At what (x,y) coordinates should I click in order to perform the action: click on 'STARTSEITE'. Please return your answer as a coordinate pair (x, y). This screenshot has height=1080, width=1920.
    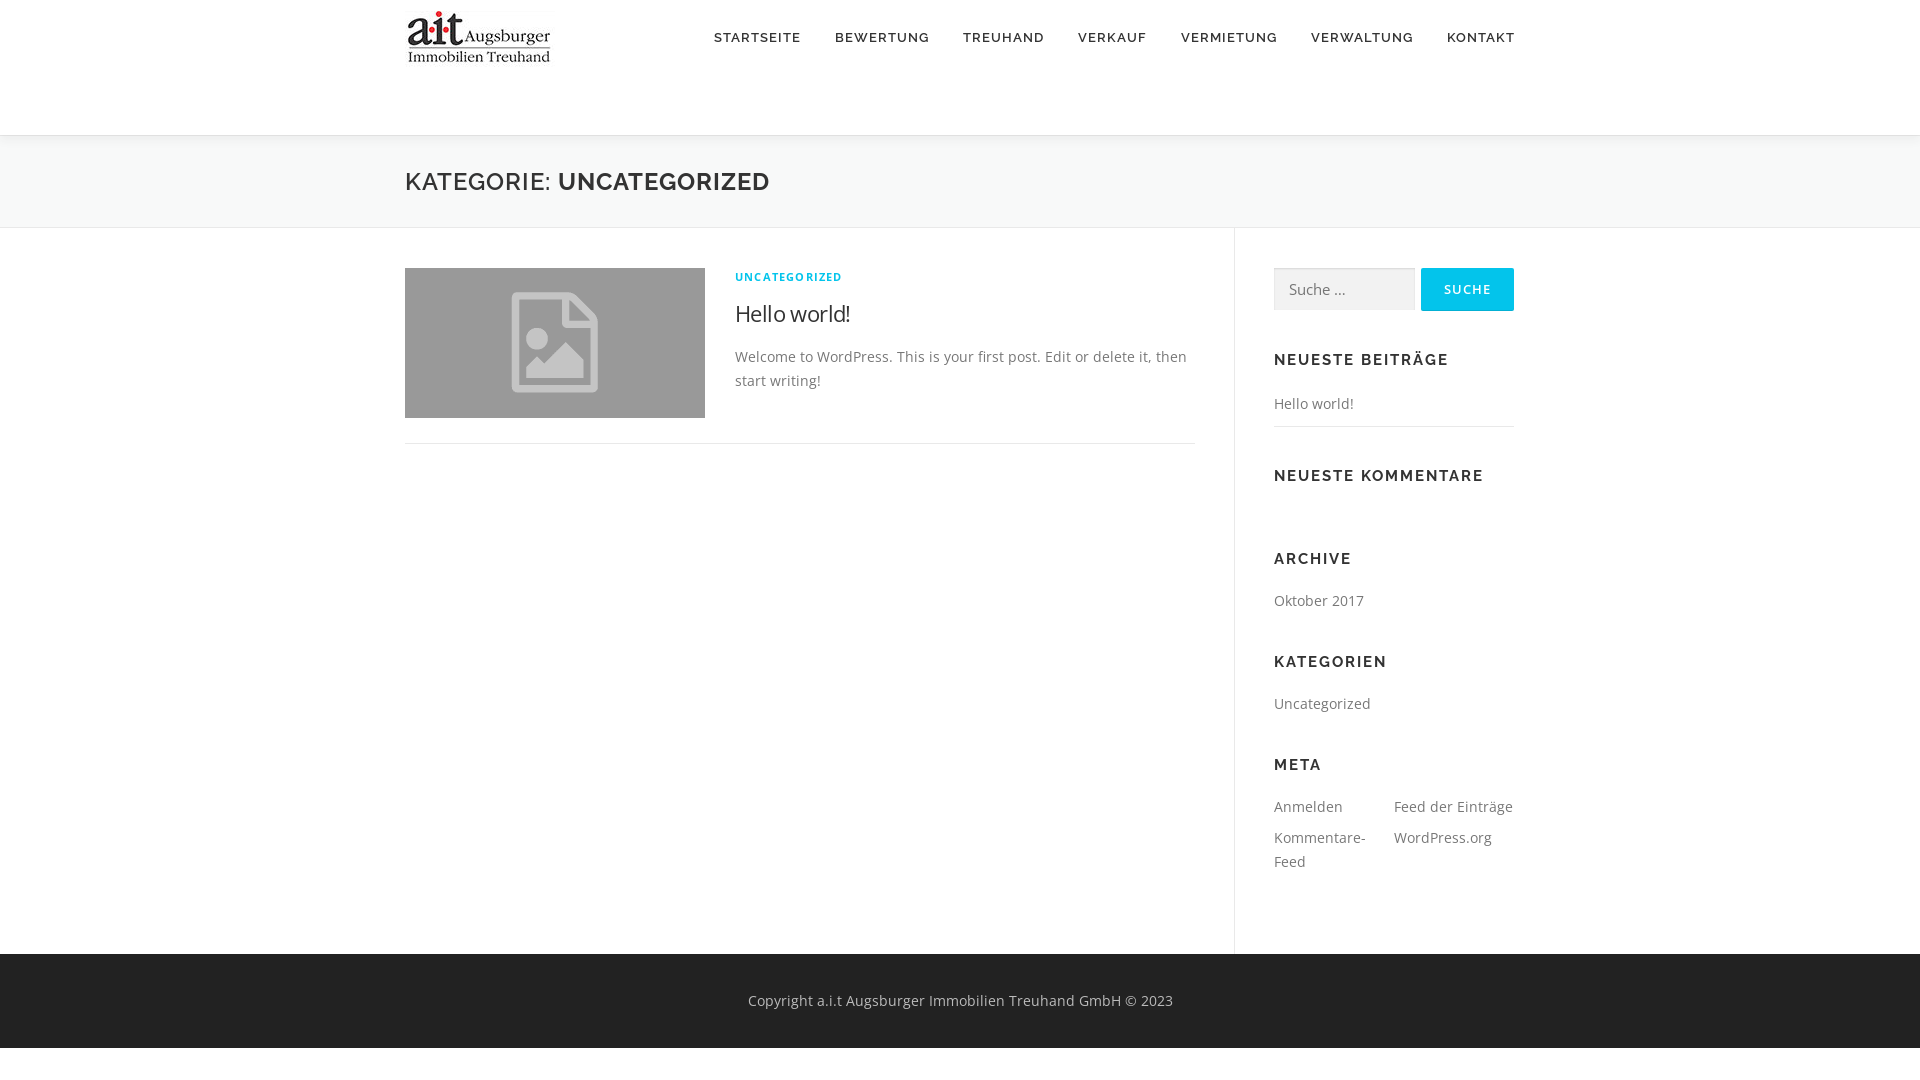
    Looking at the image, I should click on (756, 37).